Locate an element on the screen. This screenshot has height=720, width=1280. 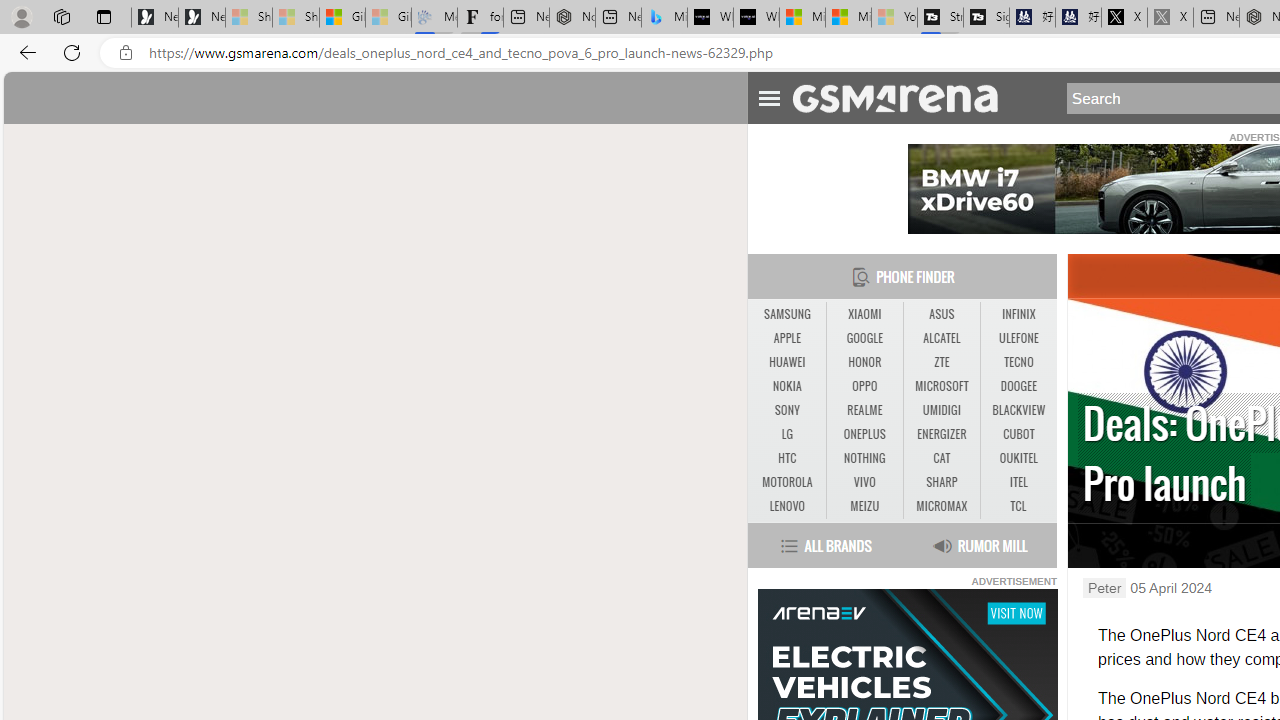
'MICROSOFT' is located at coordinates (940, 386).